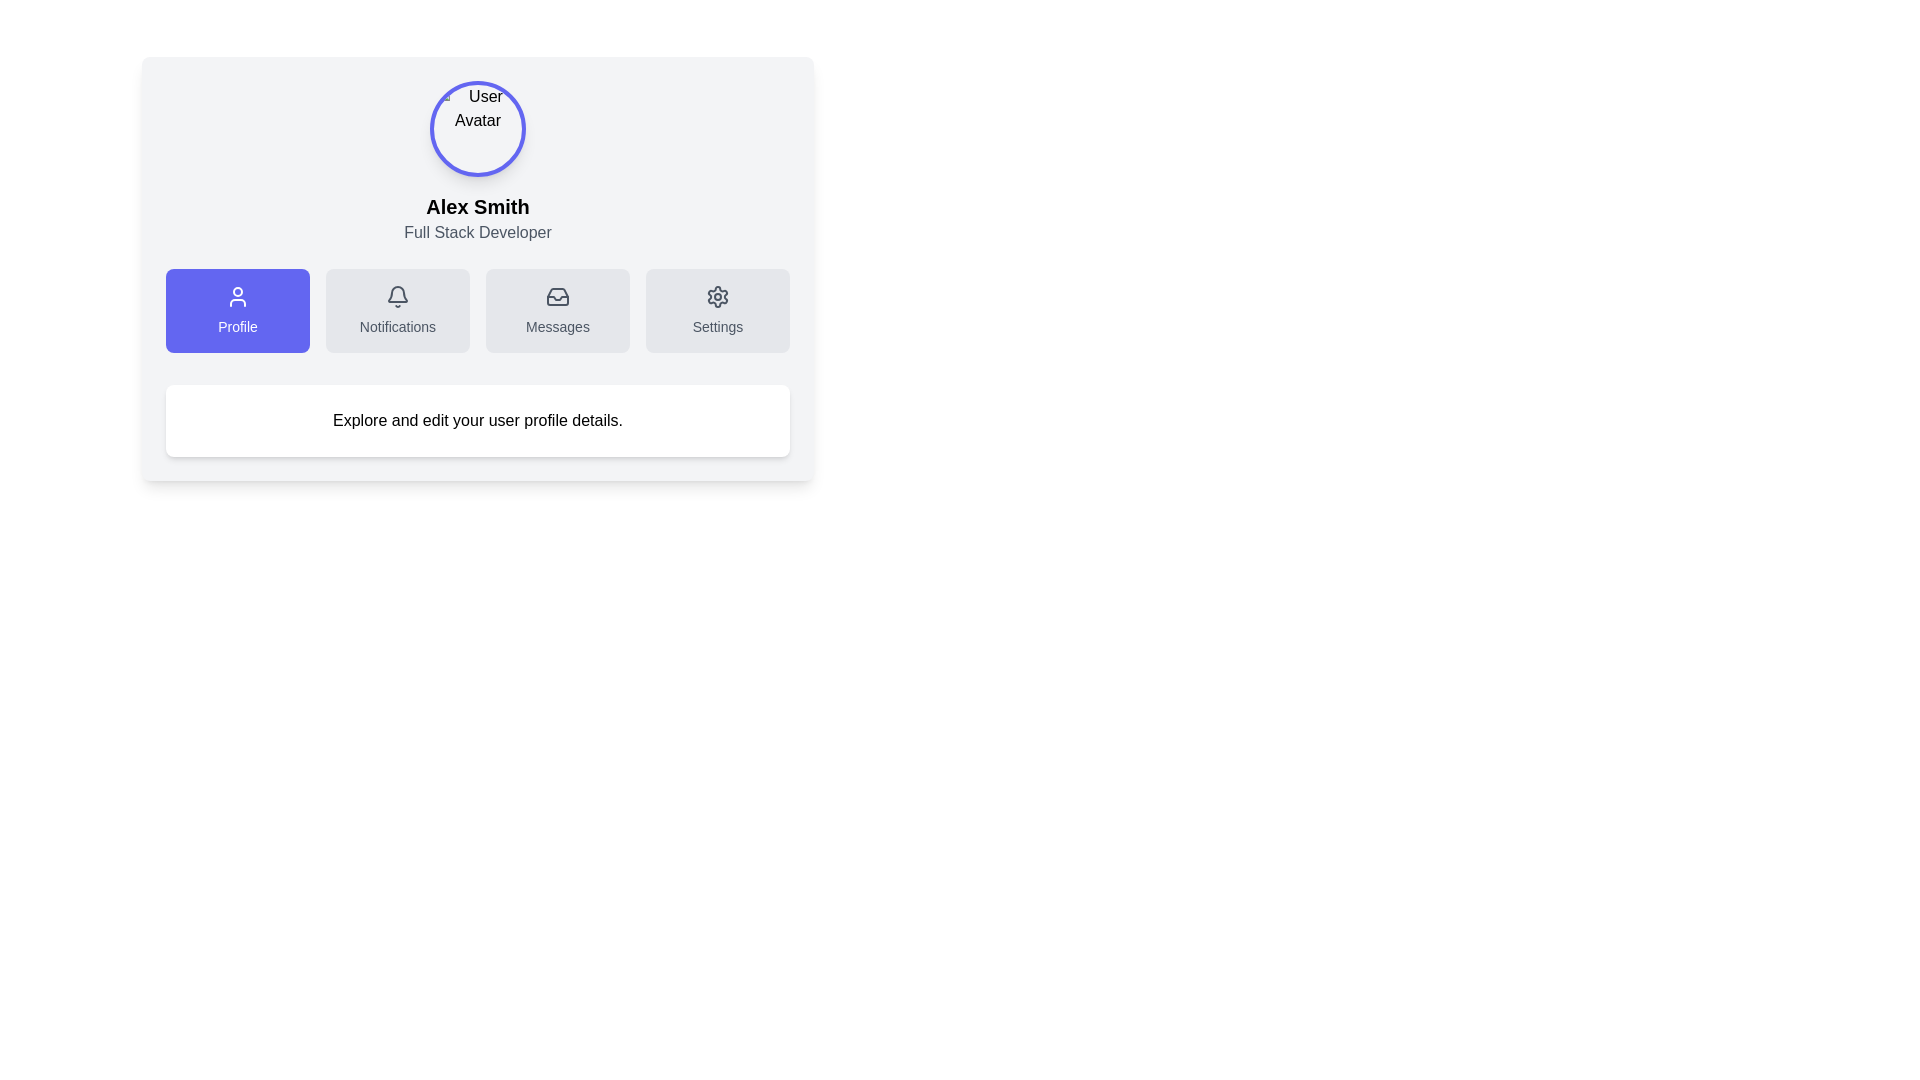 The width and height of the screenshot is (1920, 1080). Describe the element at coordinates (398, 311) in the screenshot. I see `the 'Notifications' button, which is a light gray button with a bell icon and the text 'Notifications' below it, located at the center of the viewport` at that location.